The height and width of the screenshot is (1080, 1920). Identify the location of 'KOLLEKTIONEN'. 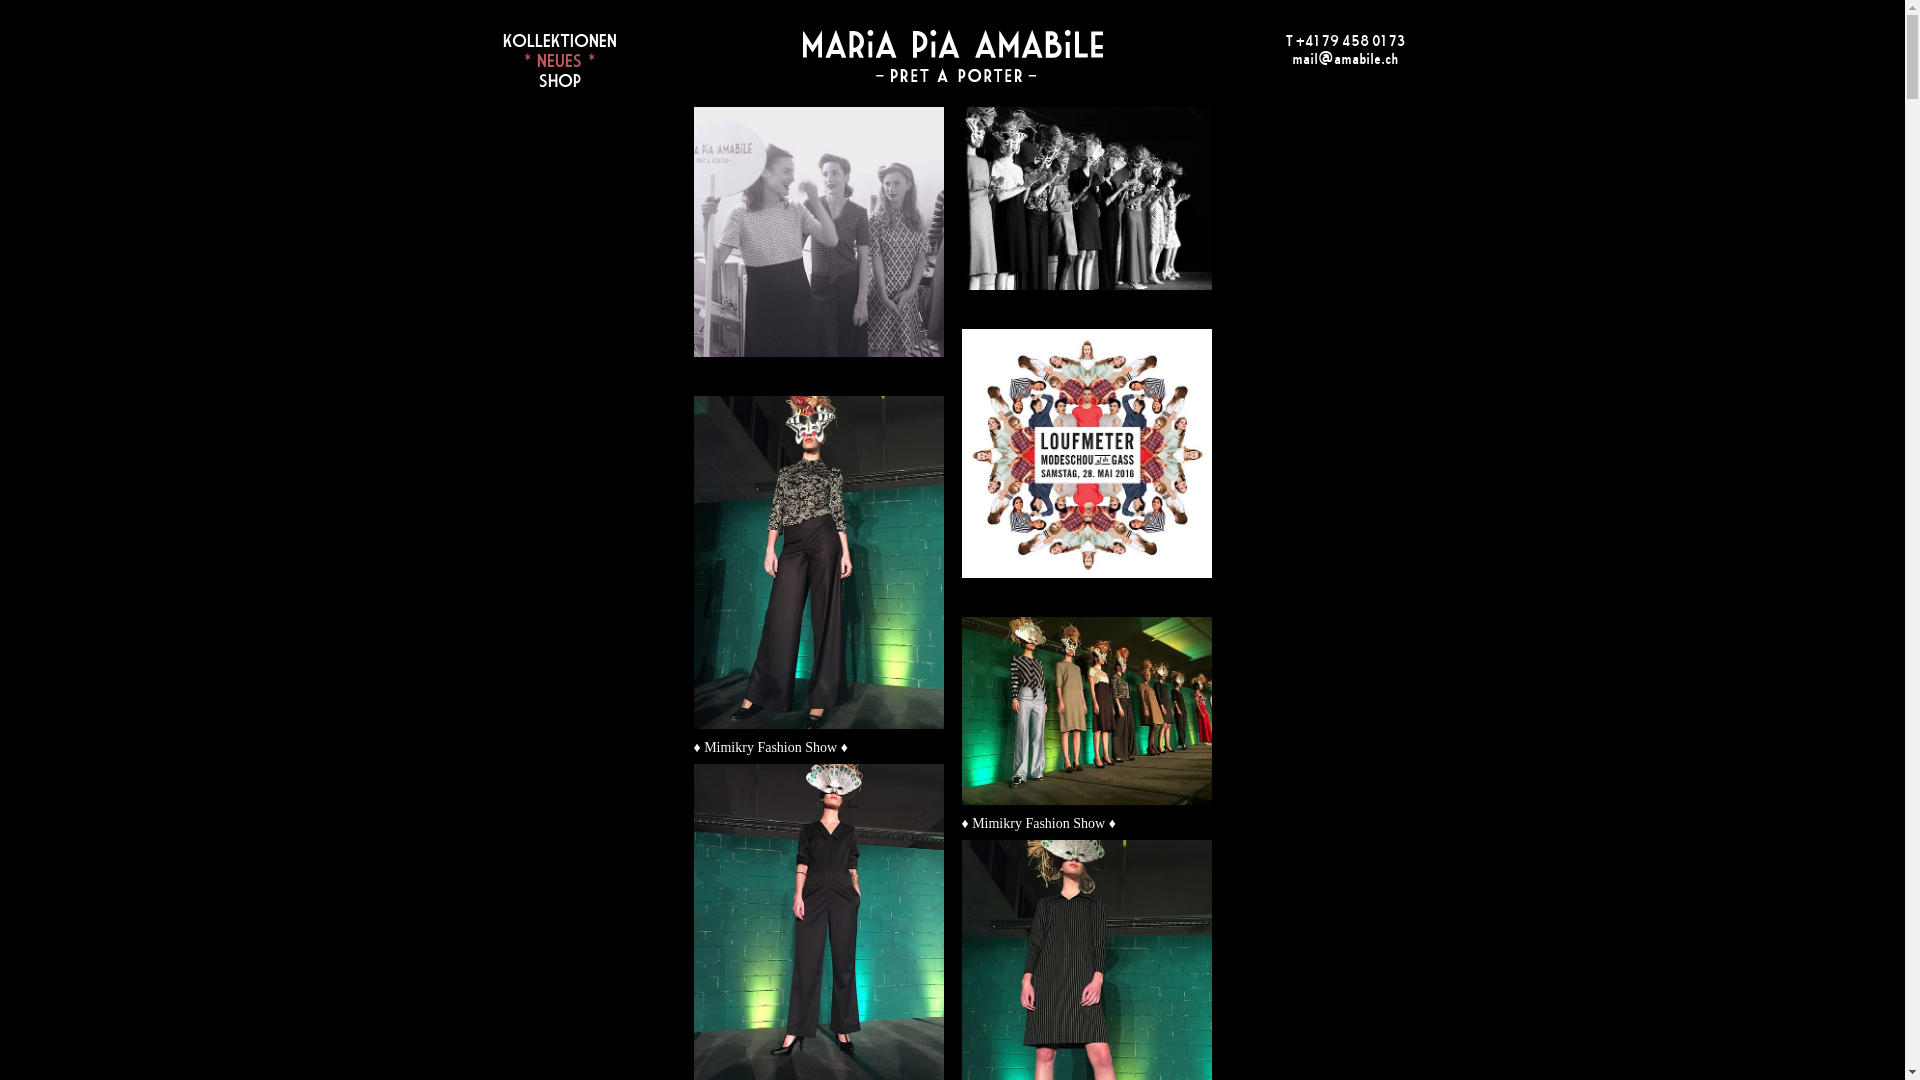
(502, 41).